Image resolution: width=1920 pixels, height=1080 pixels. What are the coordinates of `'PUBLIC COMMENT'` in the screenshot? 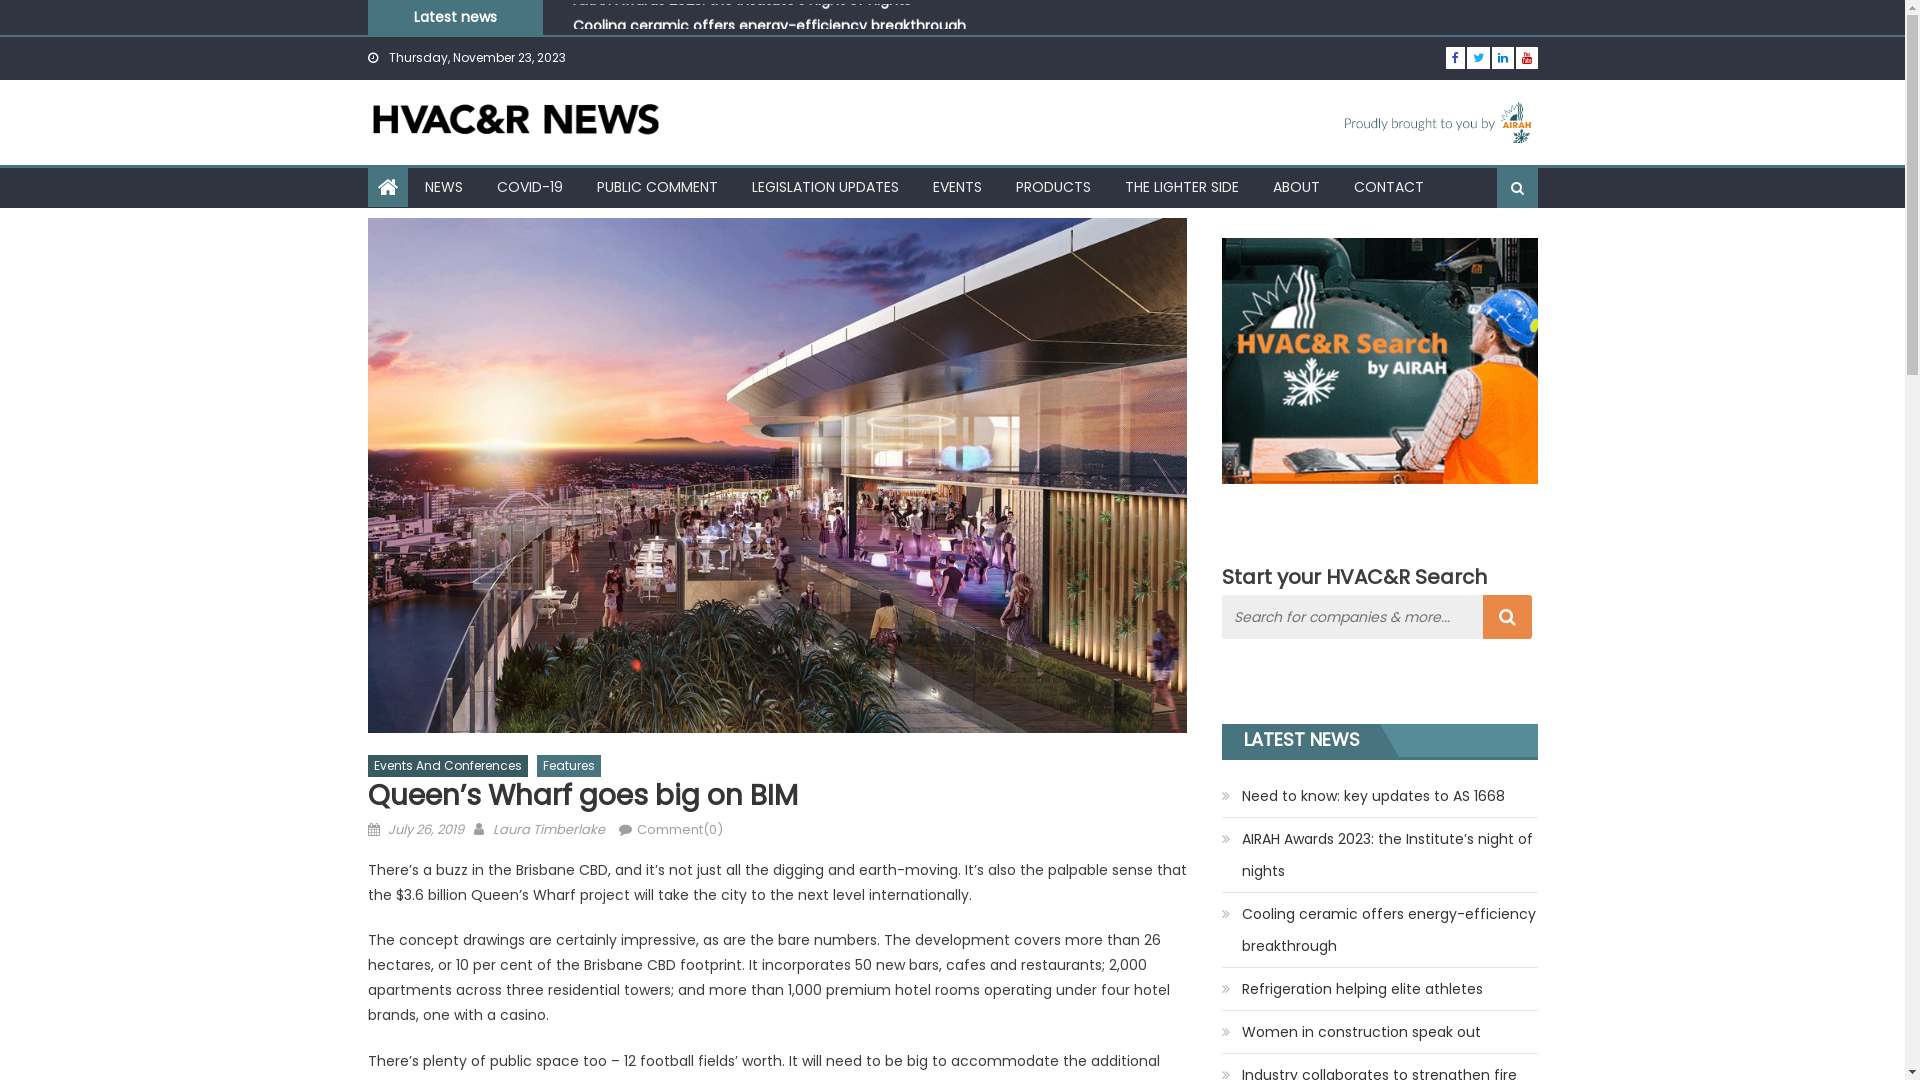 It's located at (657, 186).